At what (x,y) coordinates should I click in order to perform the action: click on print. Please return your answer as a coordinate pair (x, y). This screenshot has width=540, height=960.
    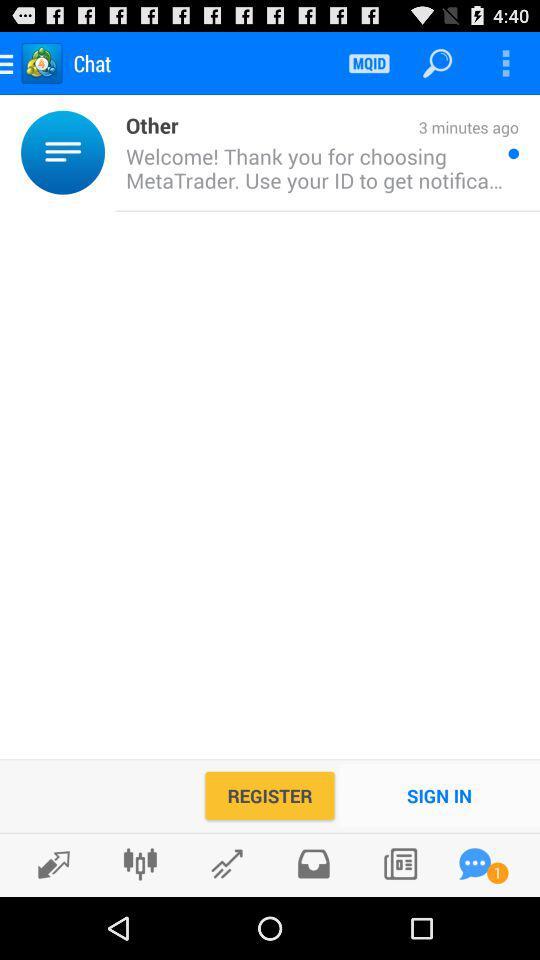
    Looking at the image, I should click on (313, 863).